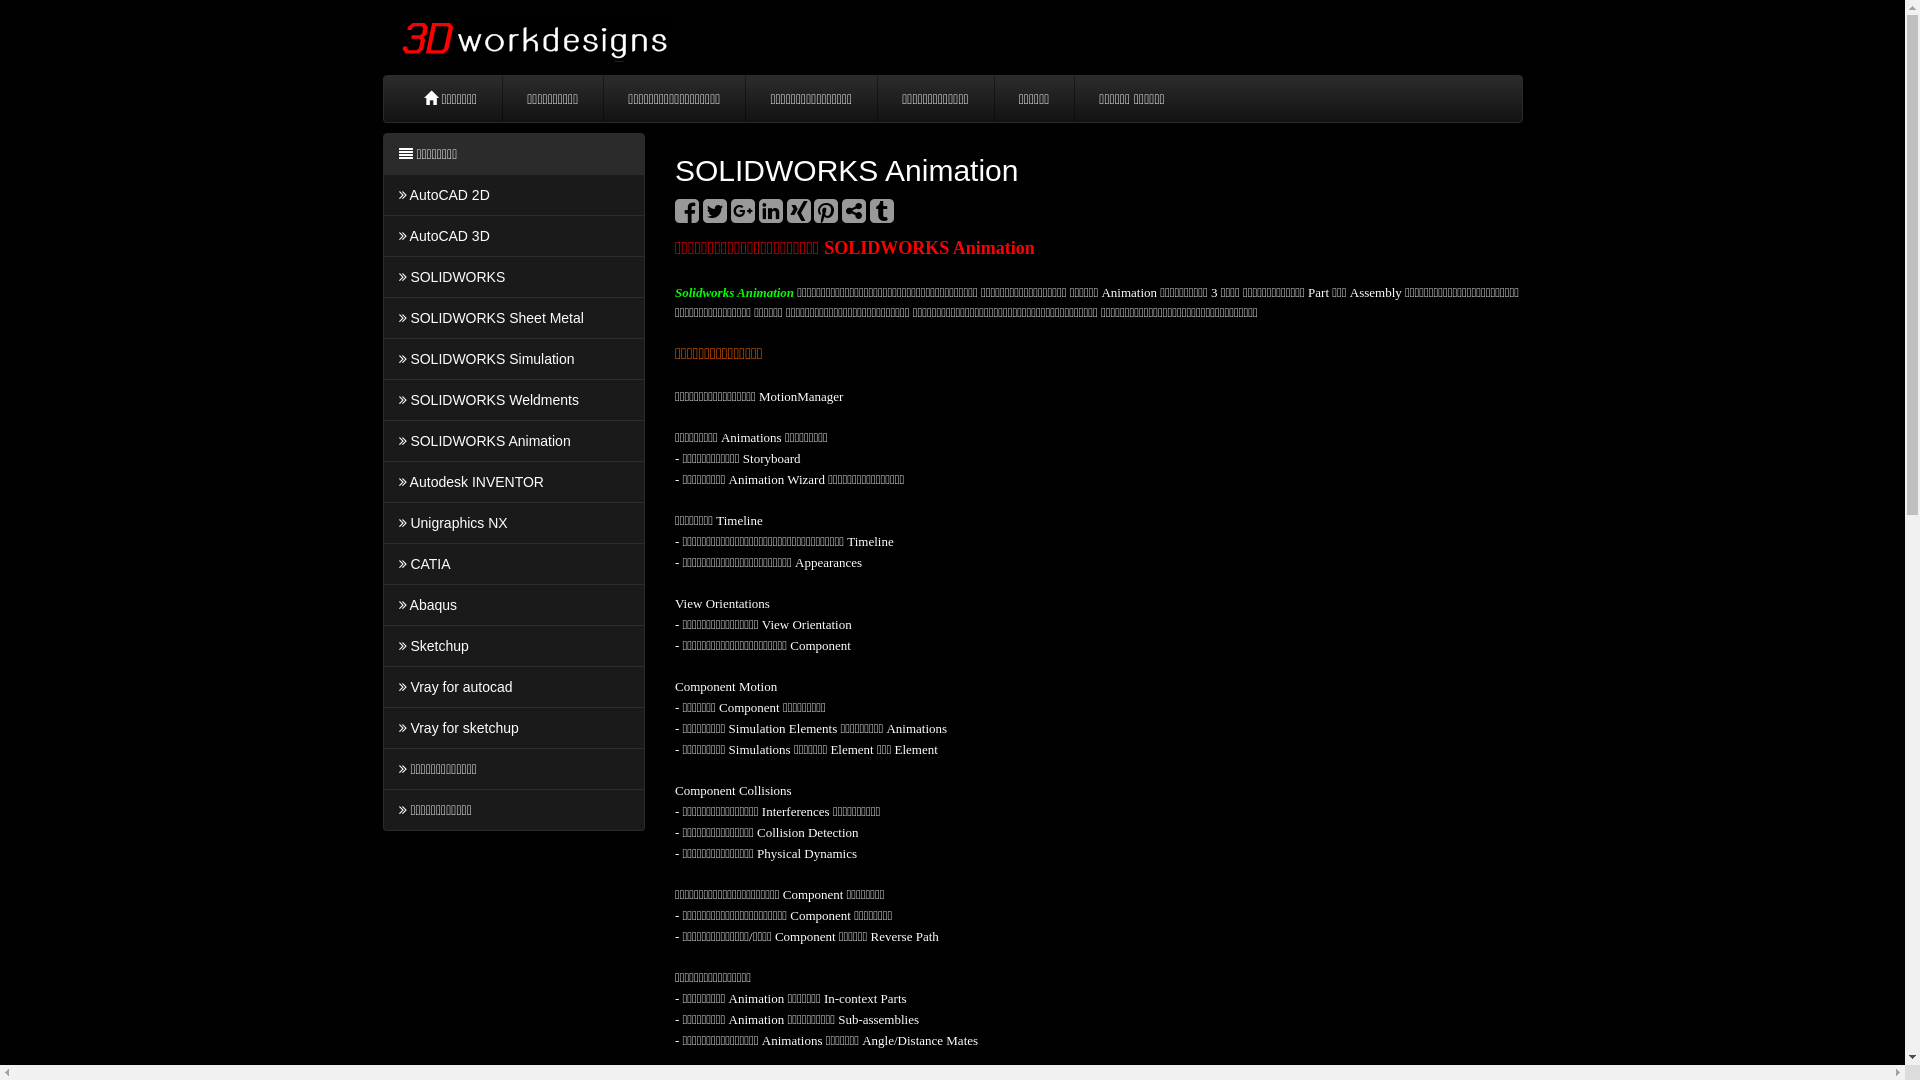 The width and height of the screenshot is (1920, 1080). What do you see at coordinates (513, 604) in the screenshot?
I see `'Abaqus'` at bounding box center [513, 604].